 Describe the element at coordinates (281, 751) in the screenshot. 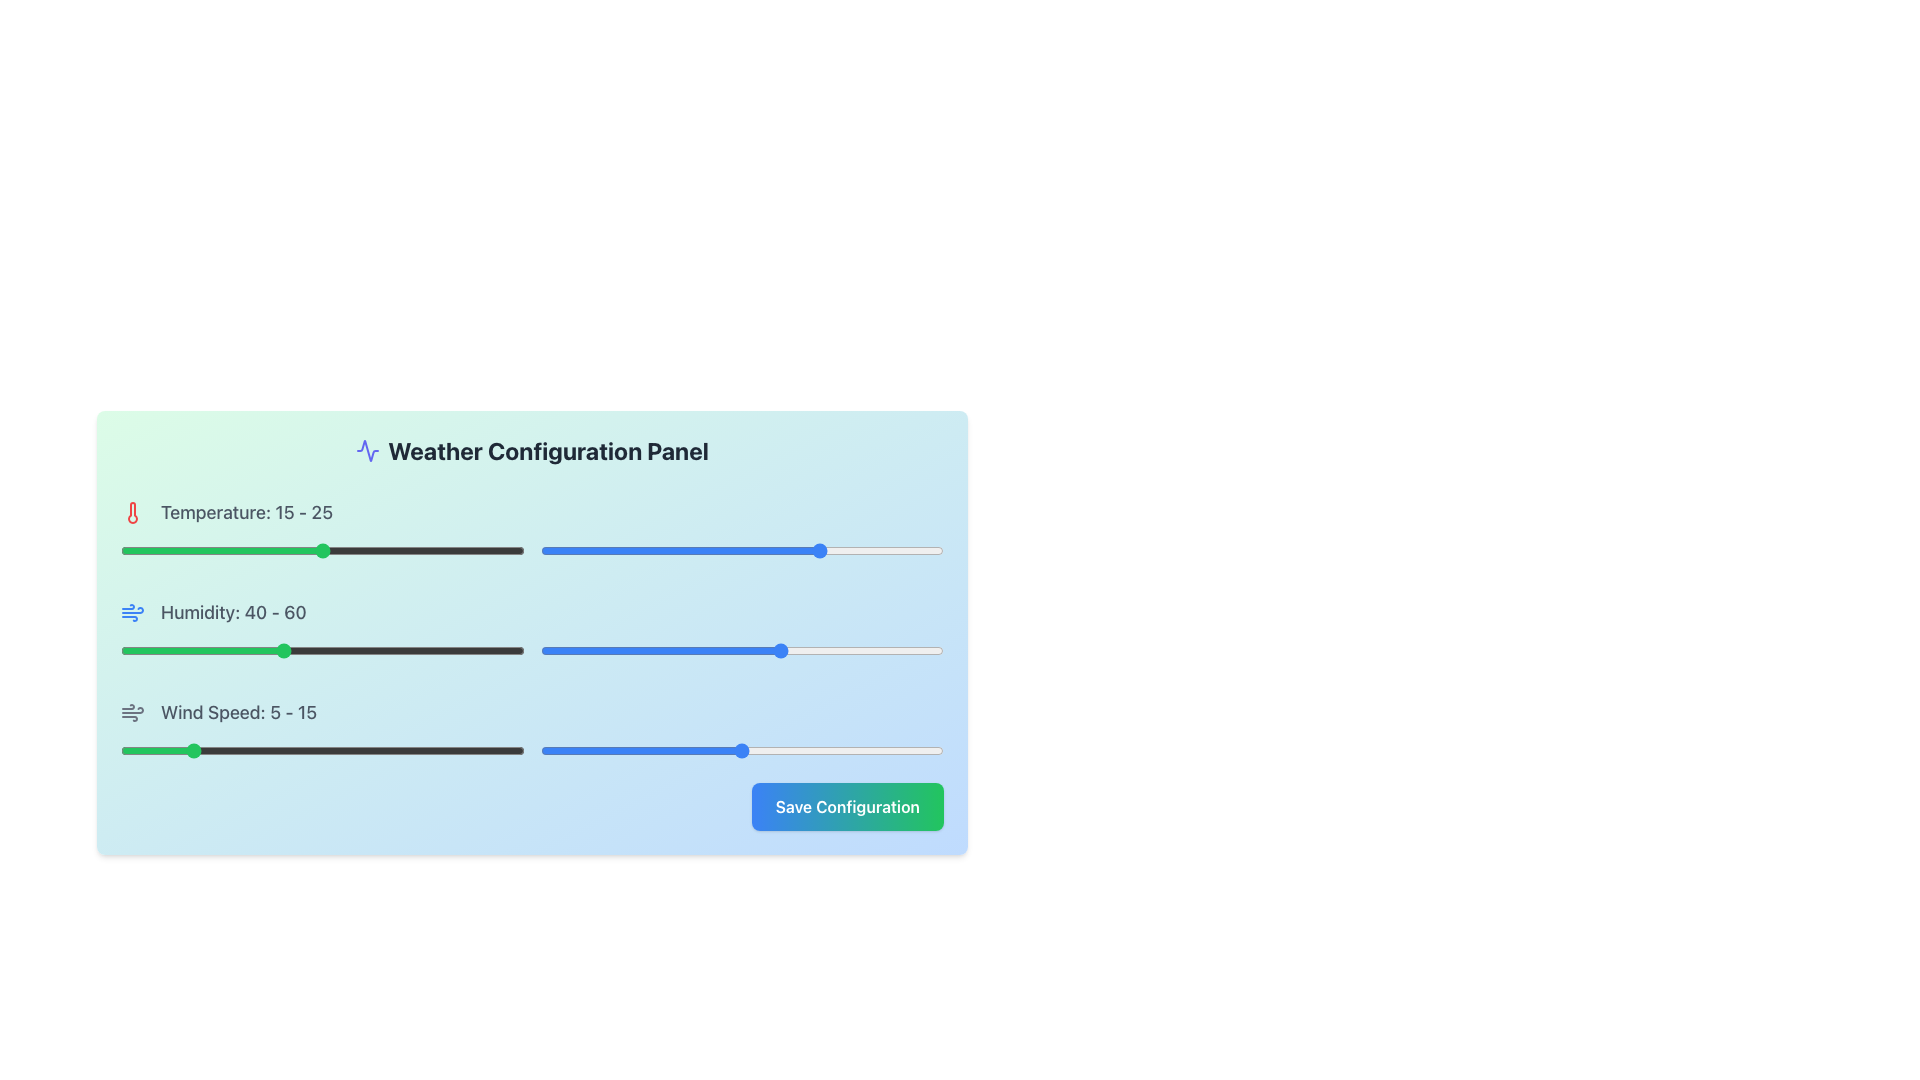

I see `the wind speed` at that location.